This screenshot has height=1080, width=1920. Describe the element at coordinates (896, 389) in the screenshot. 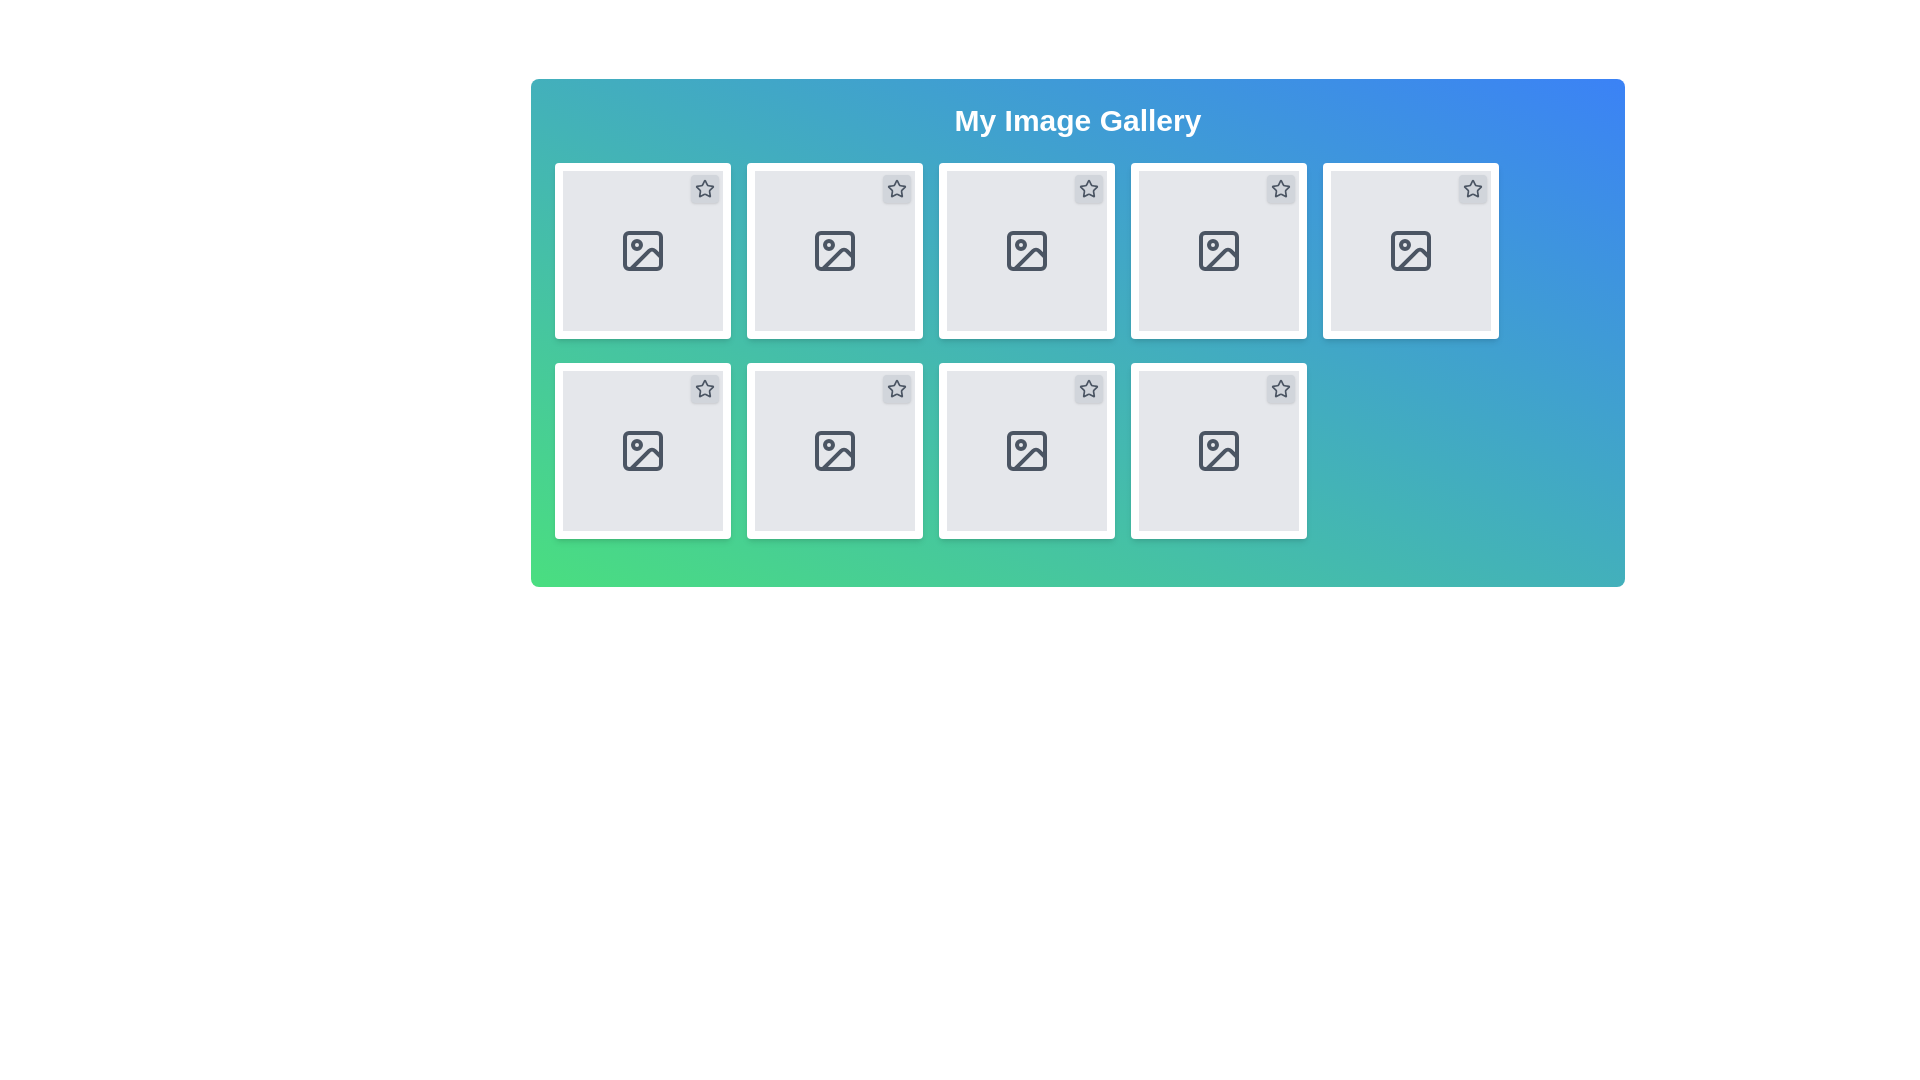

I see `the star-shaped icon located in the top-right corner of the fourth image in the second row of the gallery grid` at that location.